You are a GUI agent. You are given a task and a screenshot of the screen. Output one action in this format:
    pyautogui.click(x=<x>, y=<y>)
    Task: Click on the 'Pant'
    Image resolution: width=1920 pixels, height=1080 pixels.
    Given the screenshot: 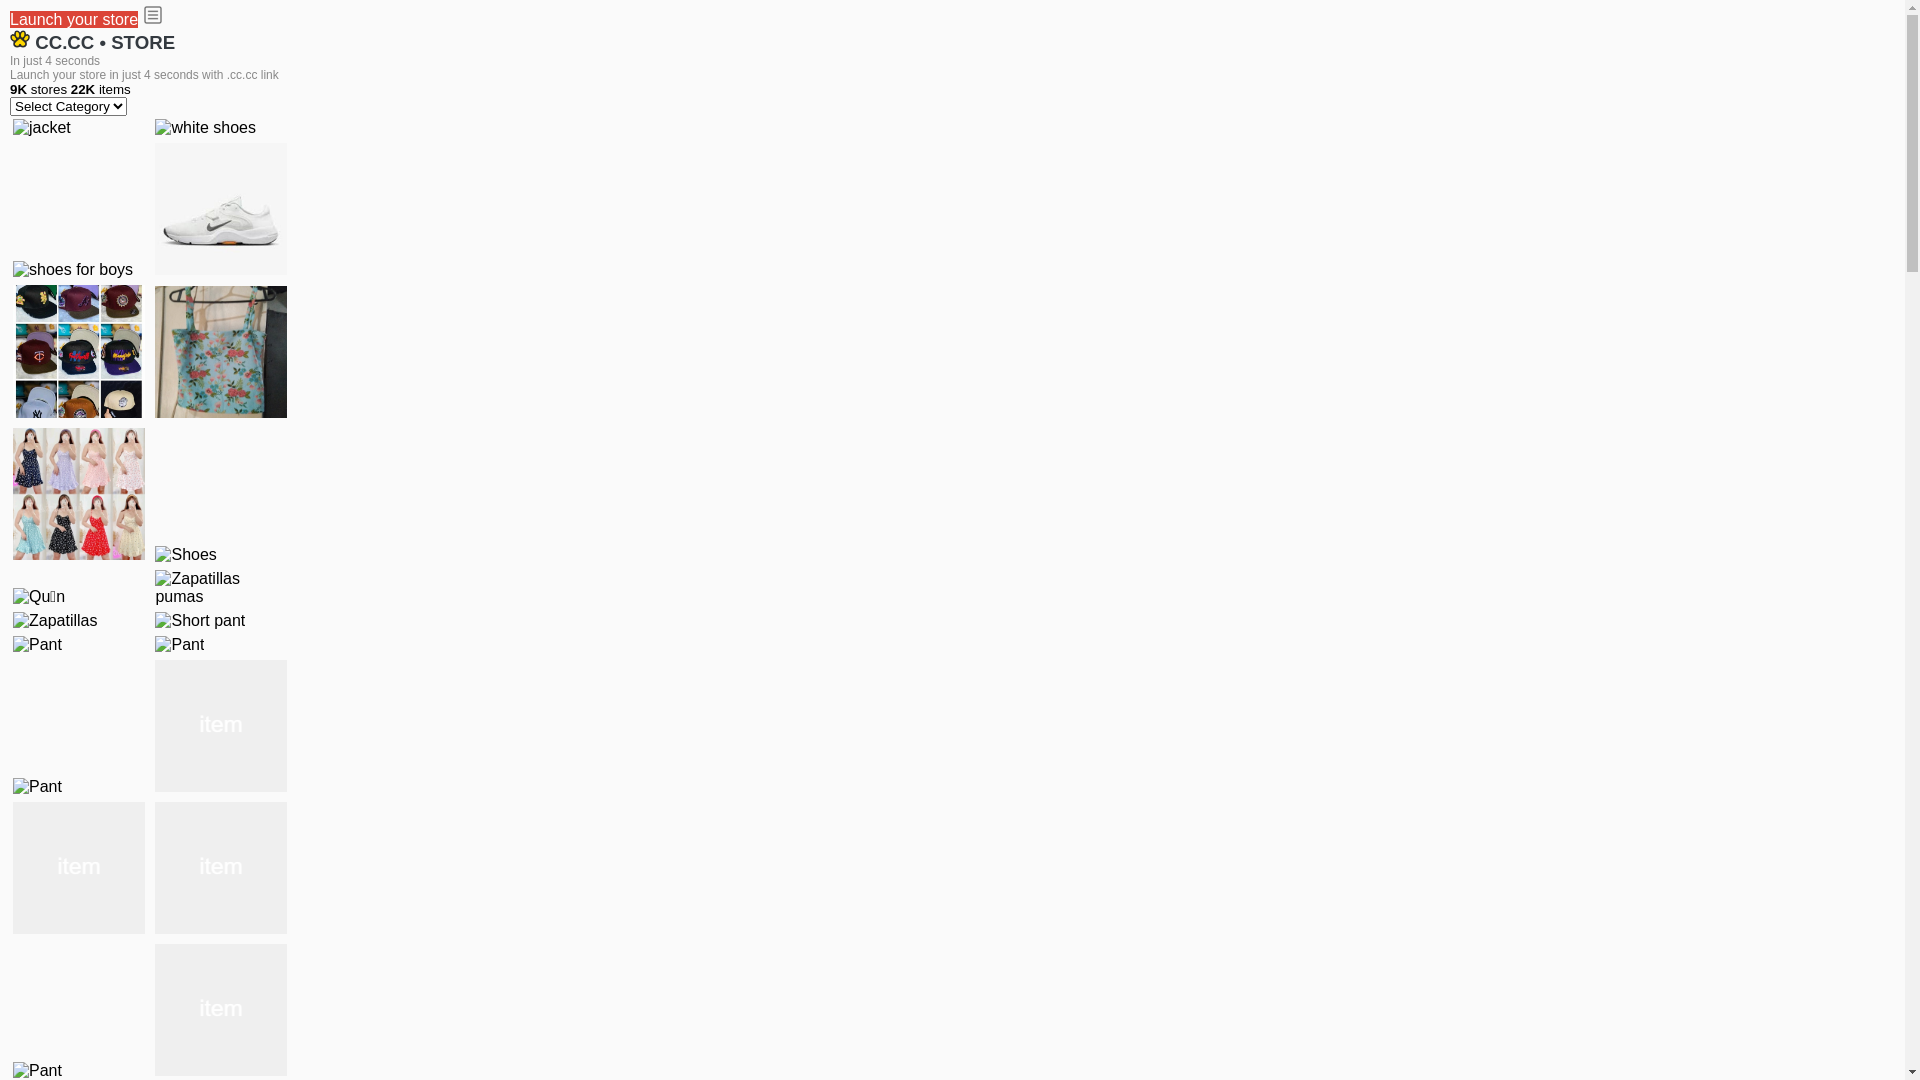 What is the action you would take?
    pyautogui.click(x=37, y=644)
    